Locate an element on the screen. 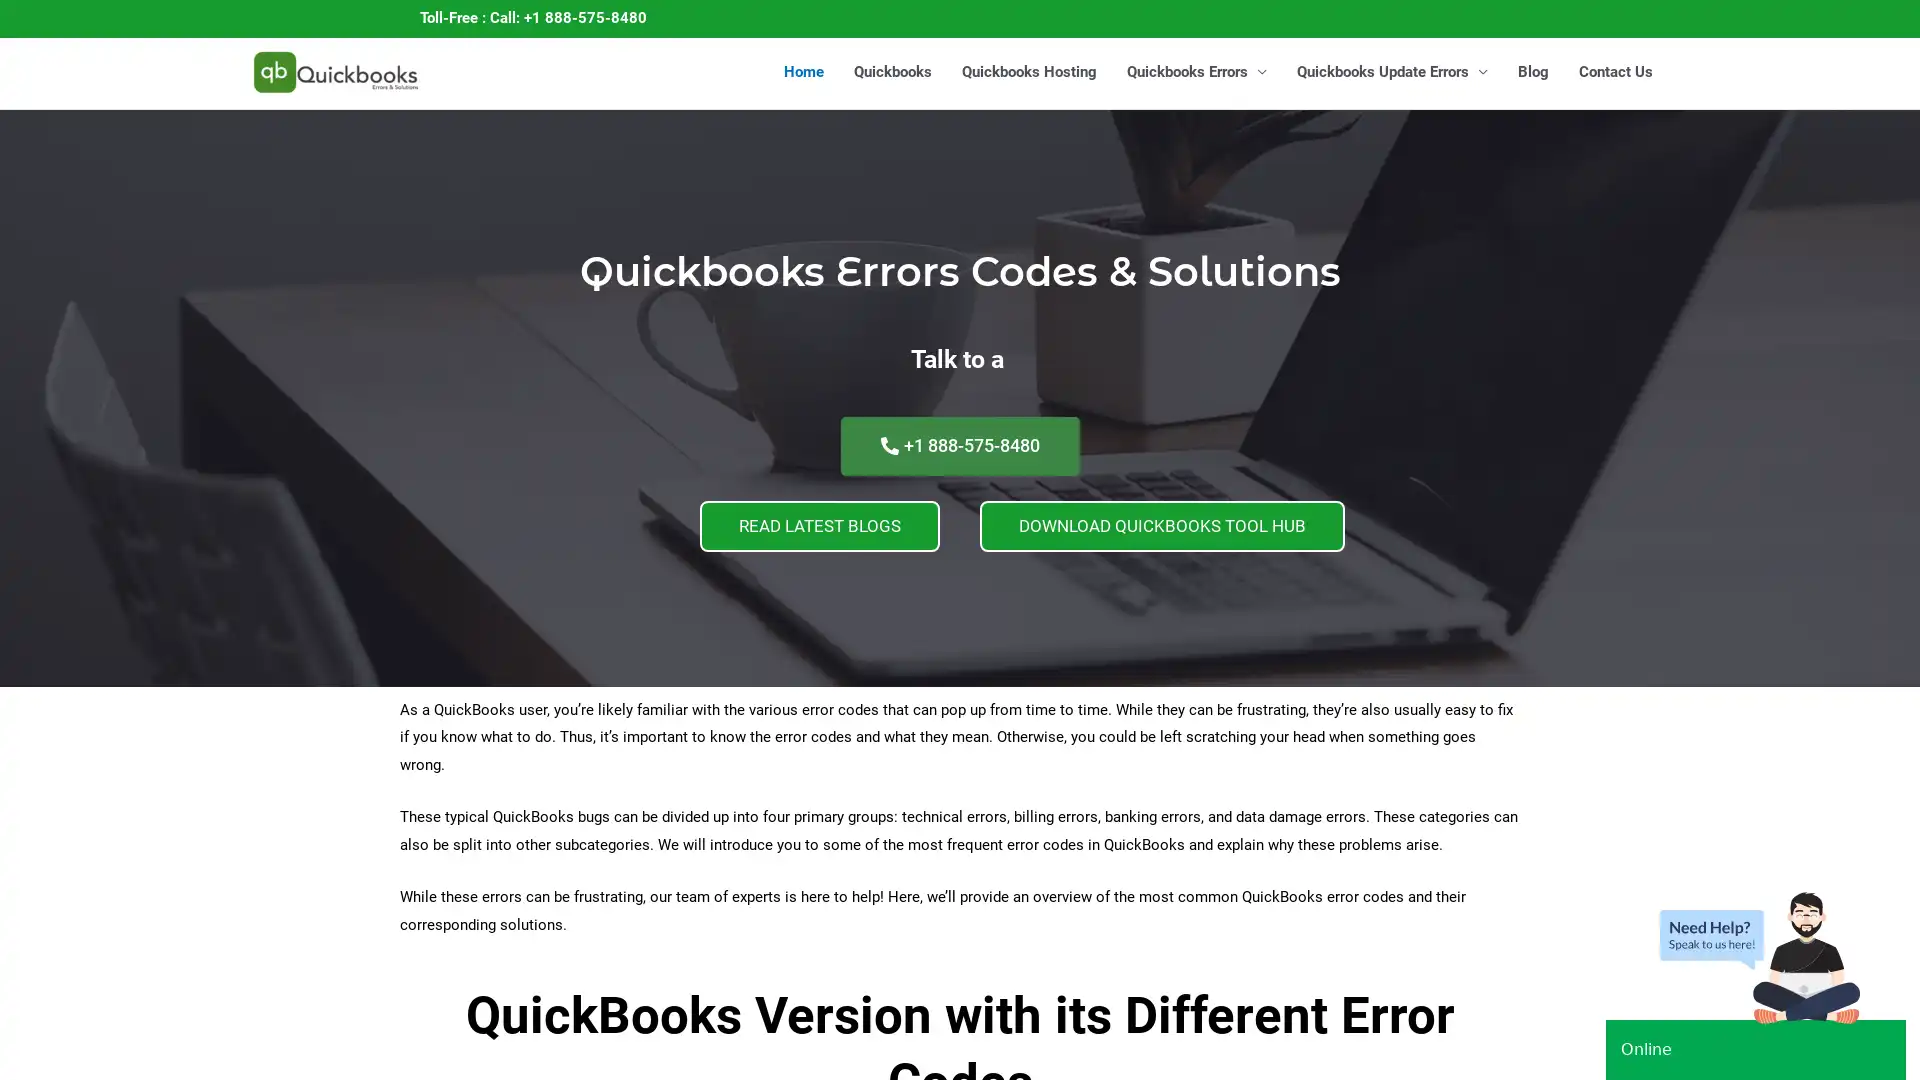 Image resolution: width=1920 pixels, height=1080 pixels. +1 888-575-8480 is located at coordinates (958, 444).